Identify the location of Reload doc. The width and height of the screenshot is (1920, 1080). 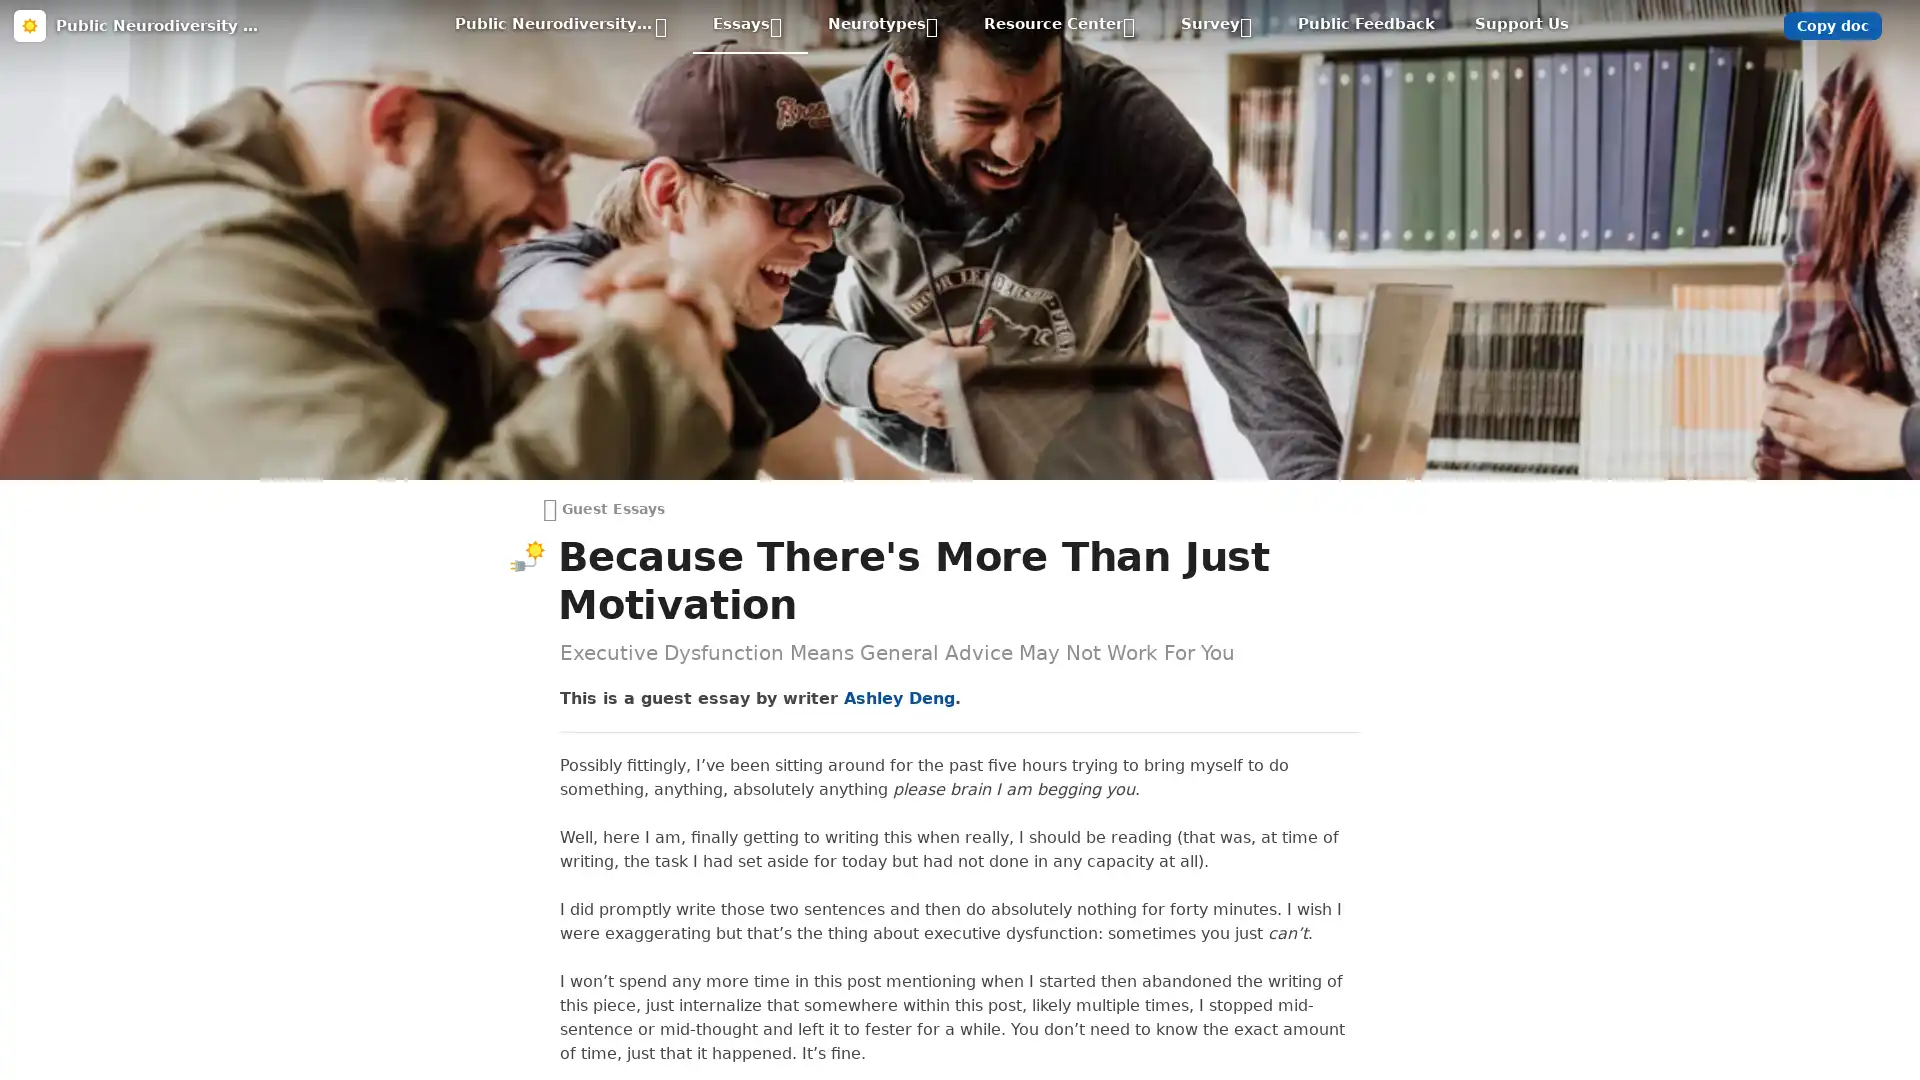
(958, 115).